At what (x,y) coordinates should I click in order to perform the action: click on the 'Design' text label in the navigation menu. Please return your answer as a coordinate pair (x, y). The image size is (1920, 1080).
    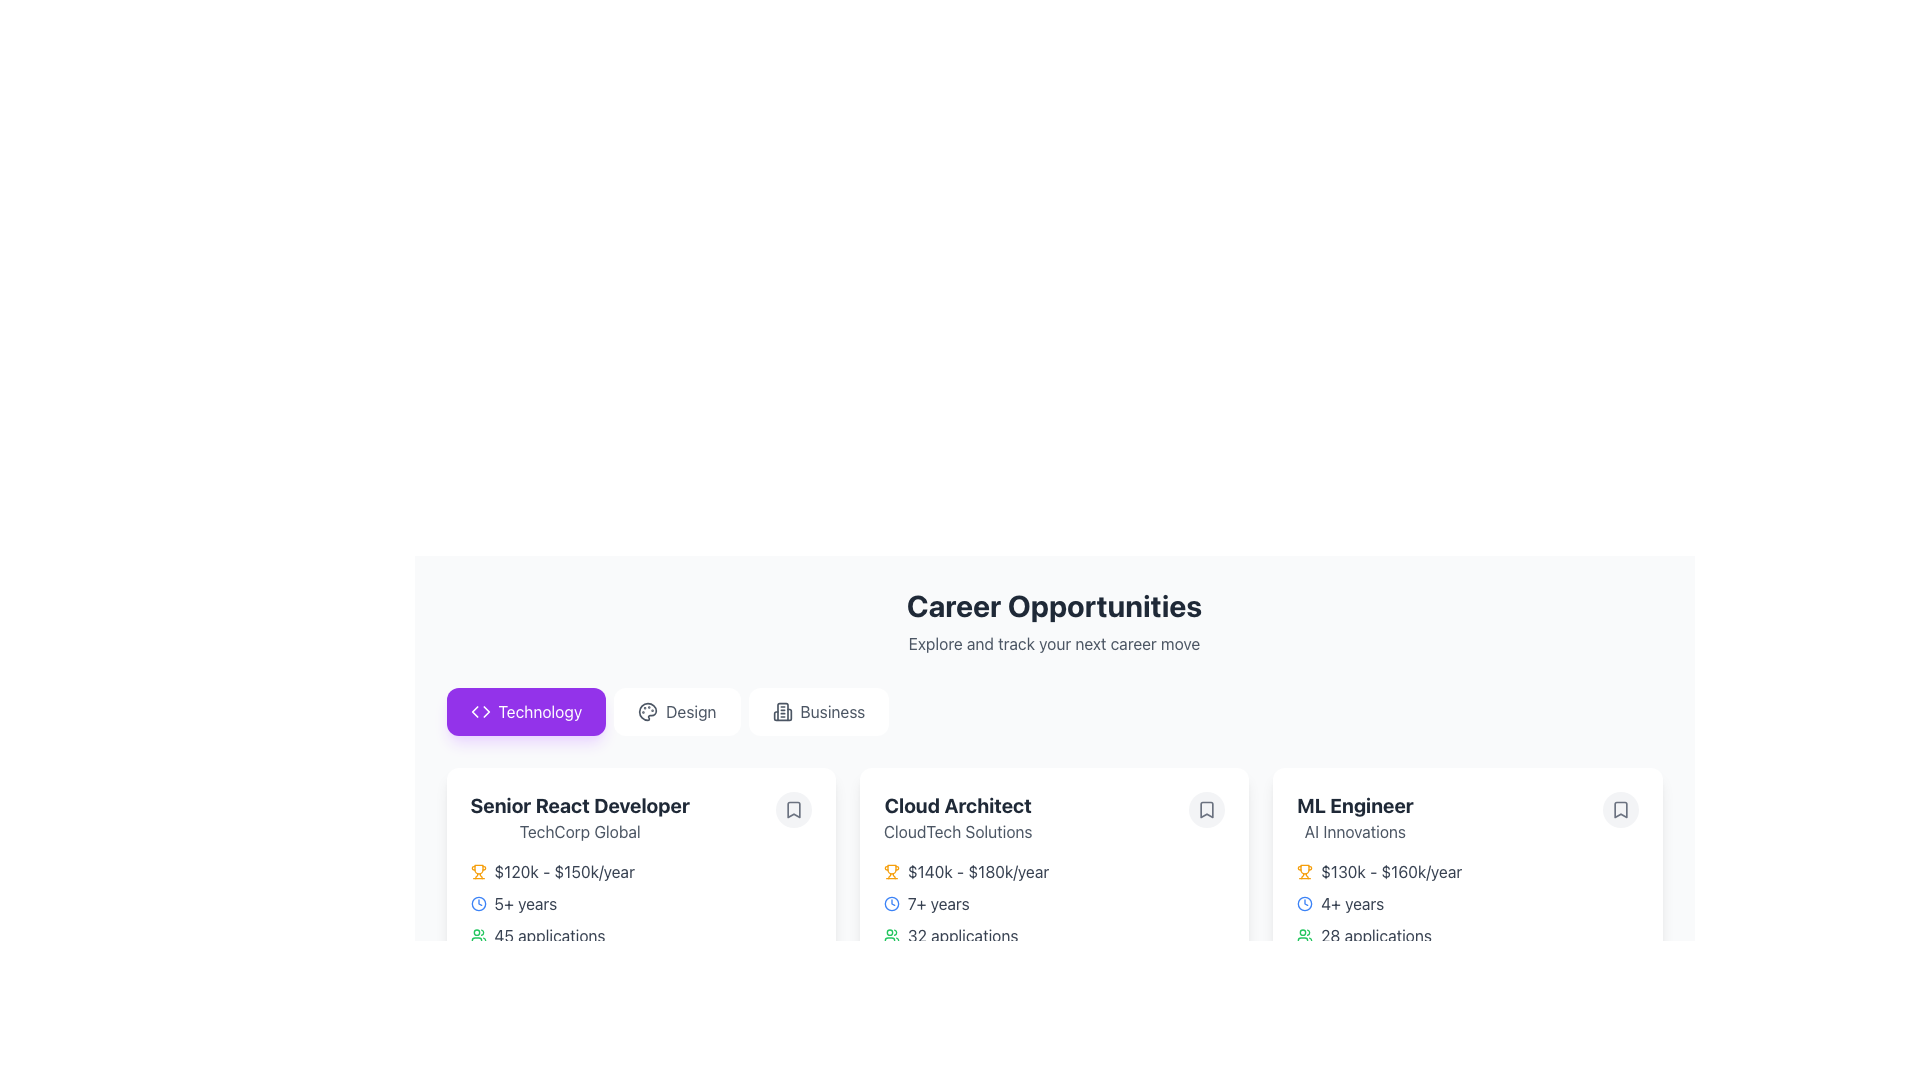
    Looking at the image, I should click on (691, 711).